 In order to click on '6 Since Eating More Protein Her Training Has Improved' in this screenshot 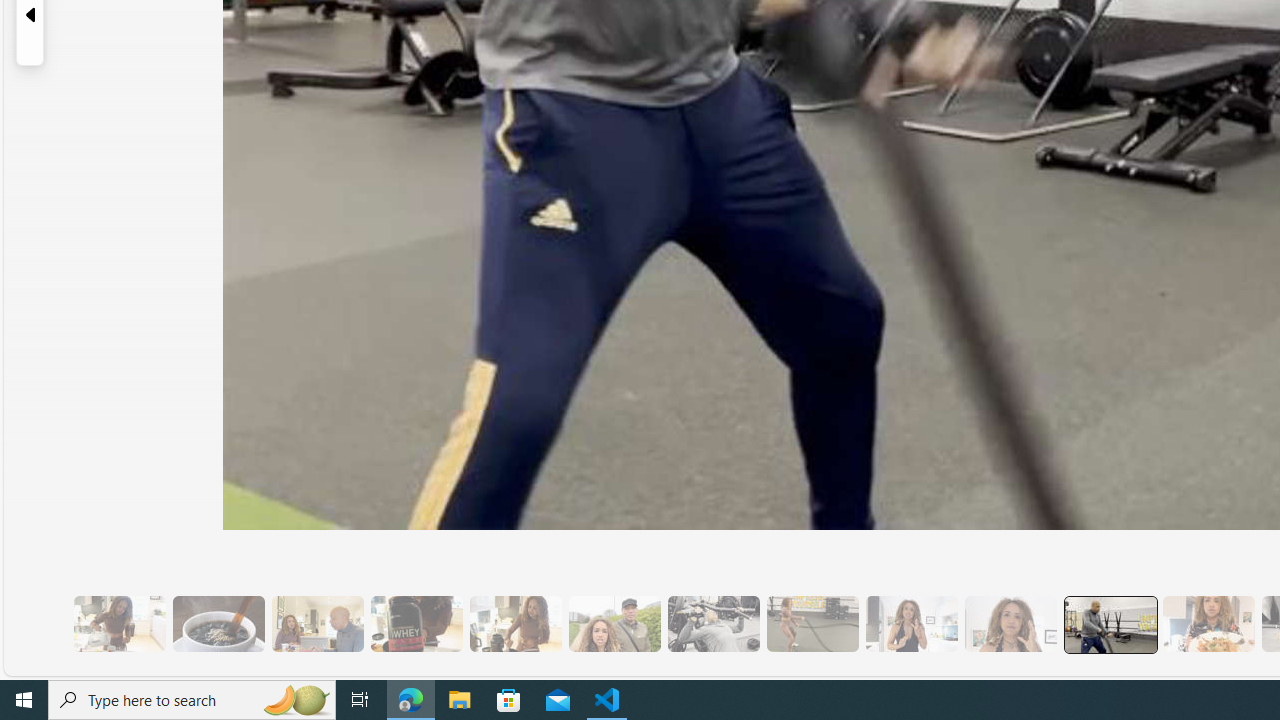, I will do `click(415, 623)`.